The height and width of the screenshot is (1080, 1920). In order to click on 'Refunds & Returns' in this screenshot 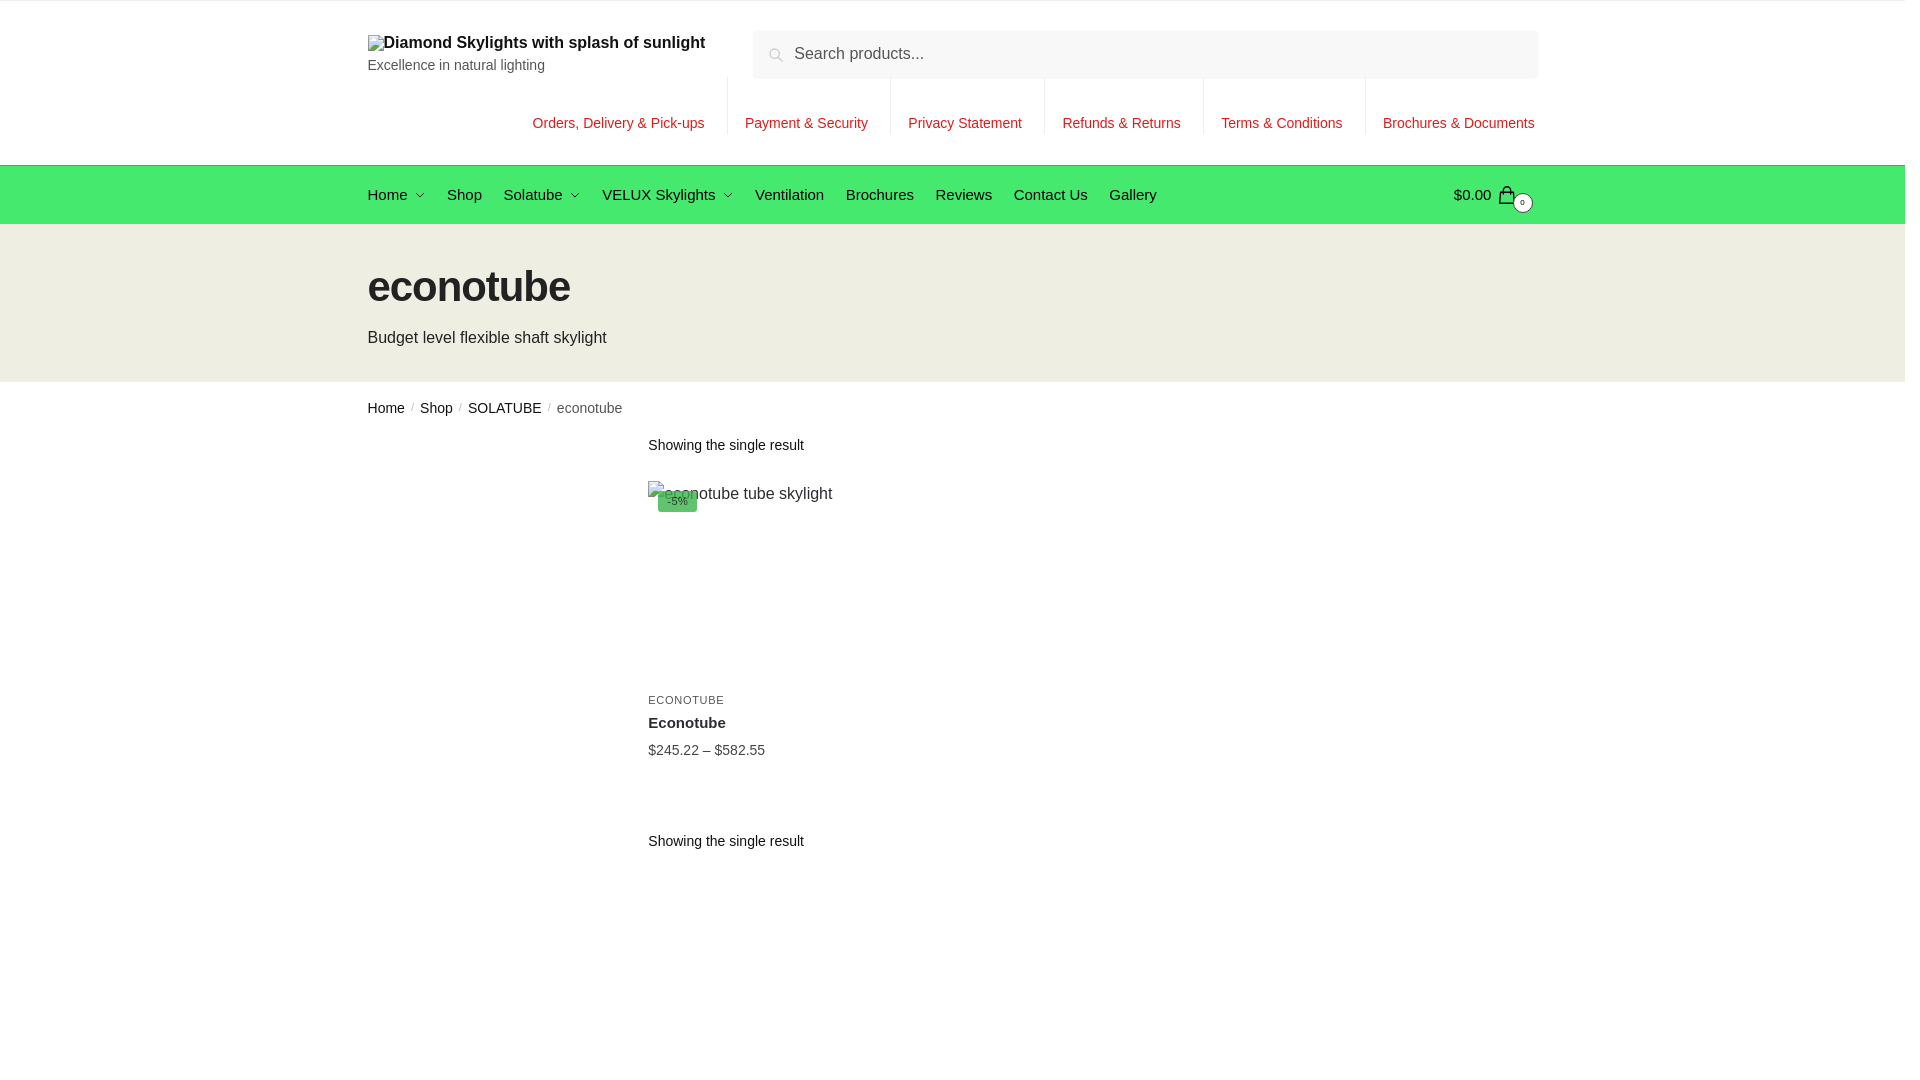, I will do `click(1121, 105)`.